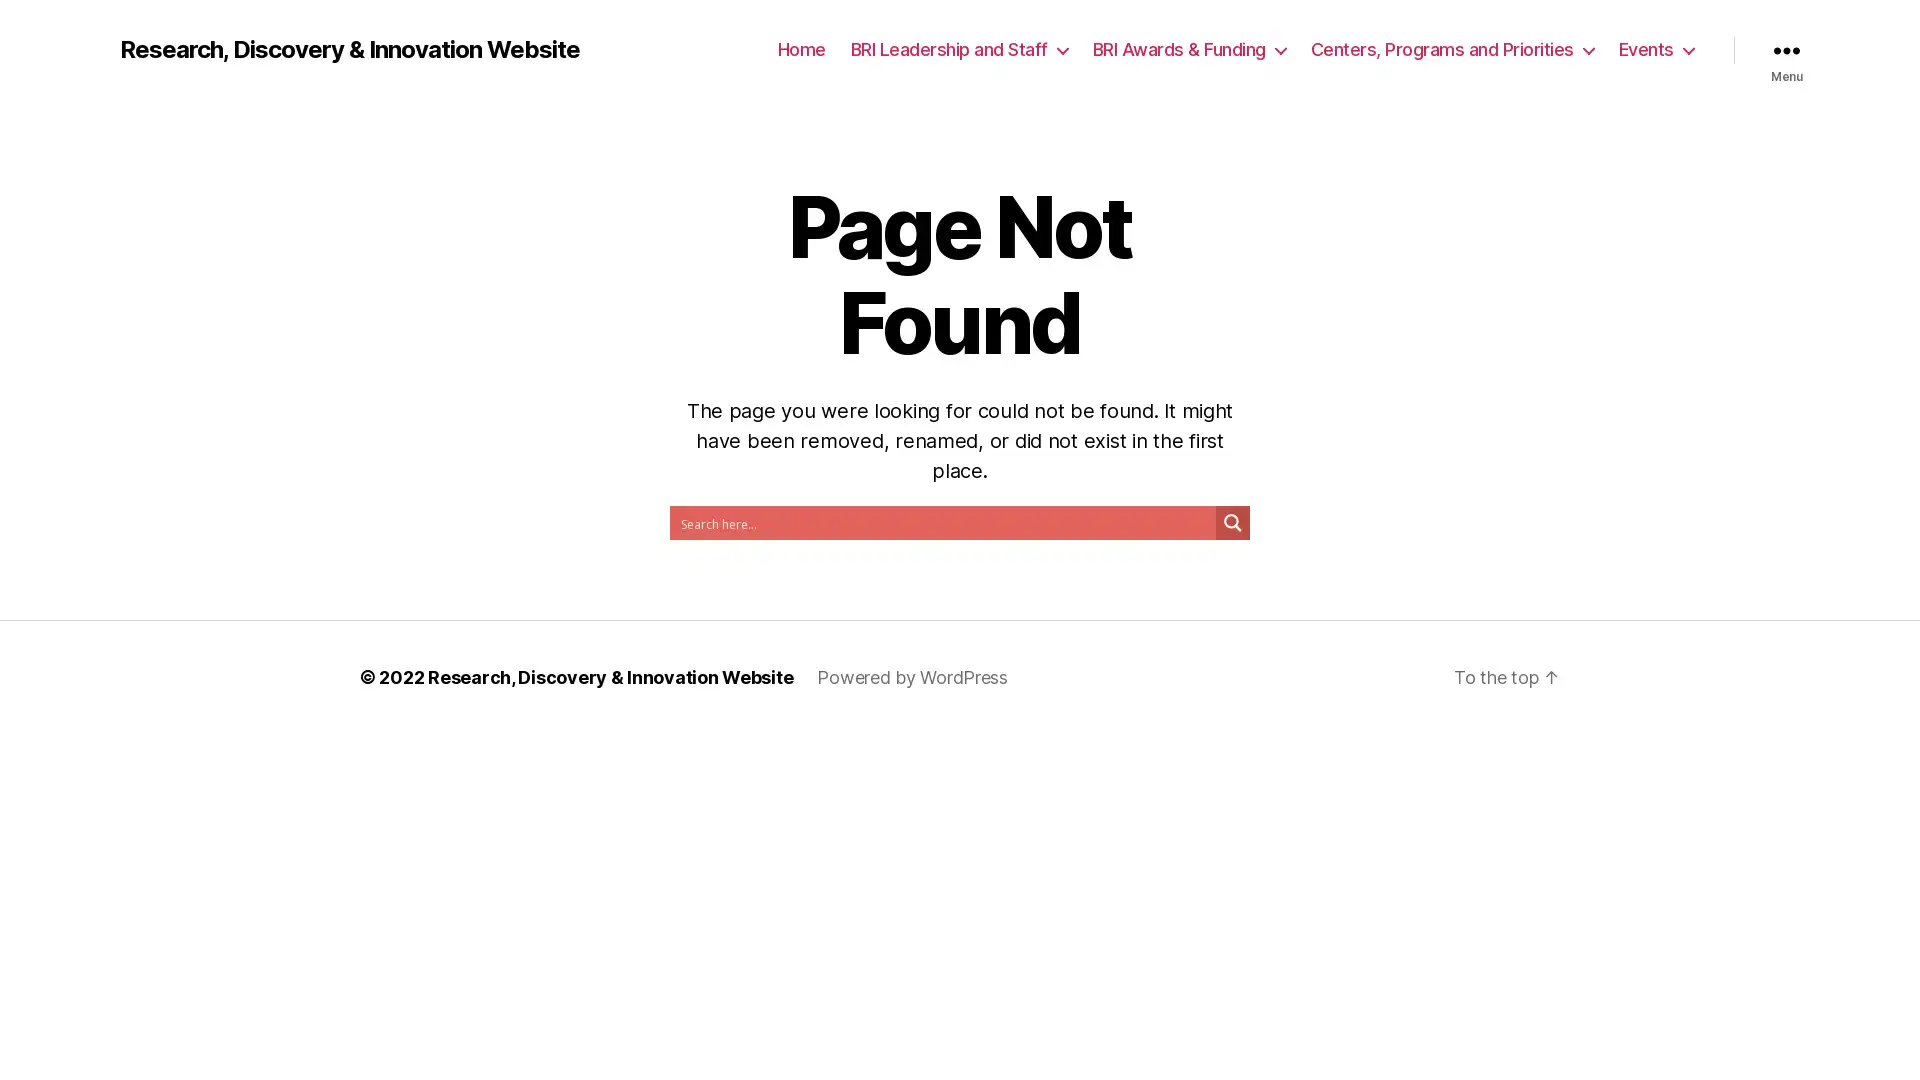 The width and height of the screenshot is (1920, 1080). What do you see at coordinates (1786, 49) in the screenshot?
I see `Menu` at bounding box center [1786, 49].